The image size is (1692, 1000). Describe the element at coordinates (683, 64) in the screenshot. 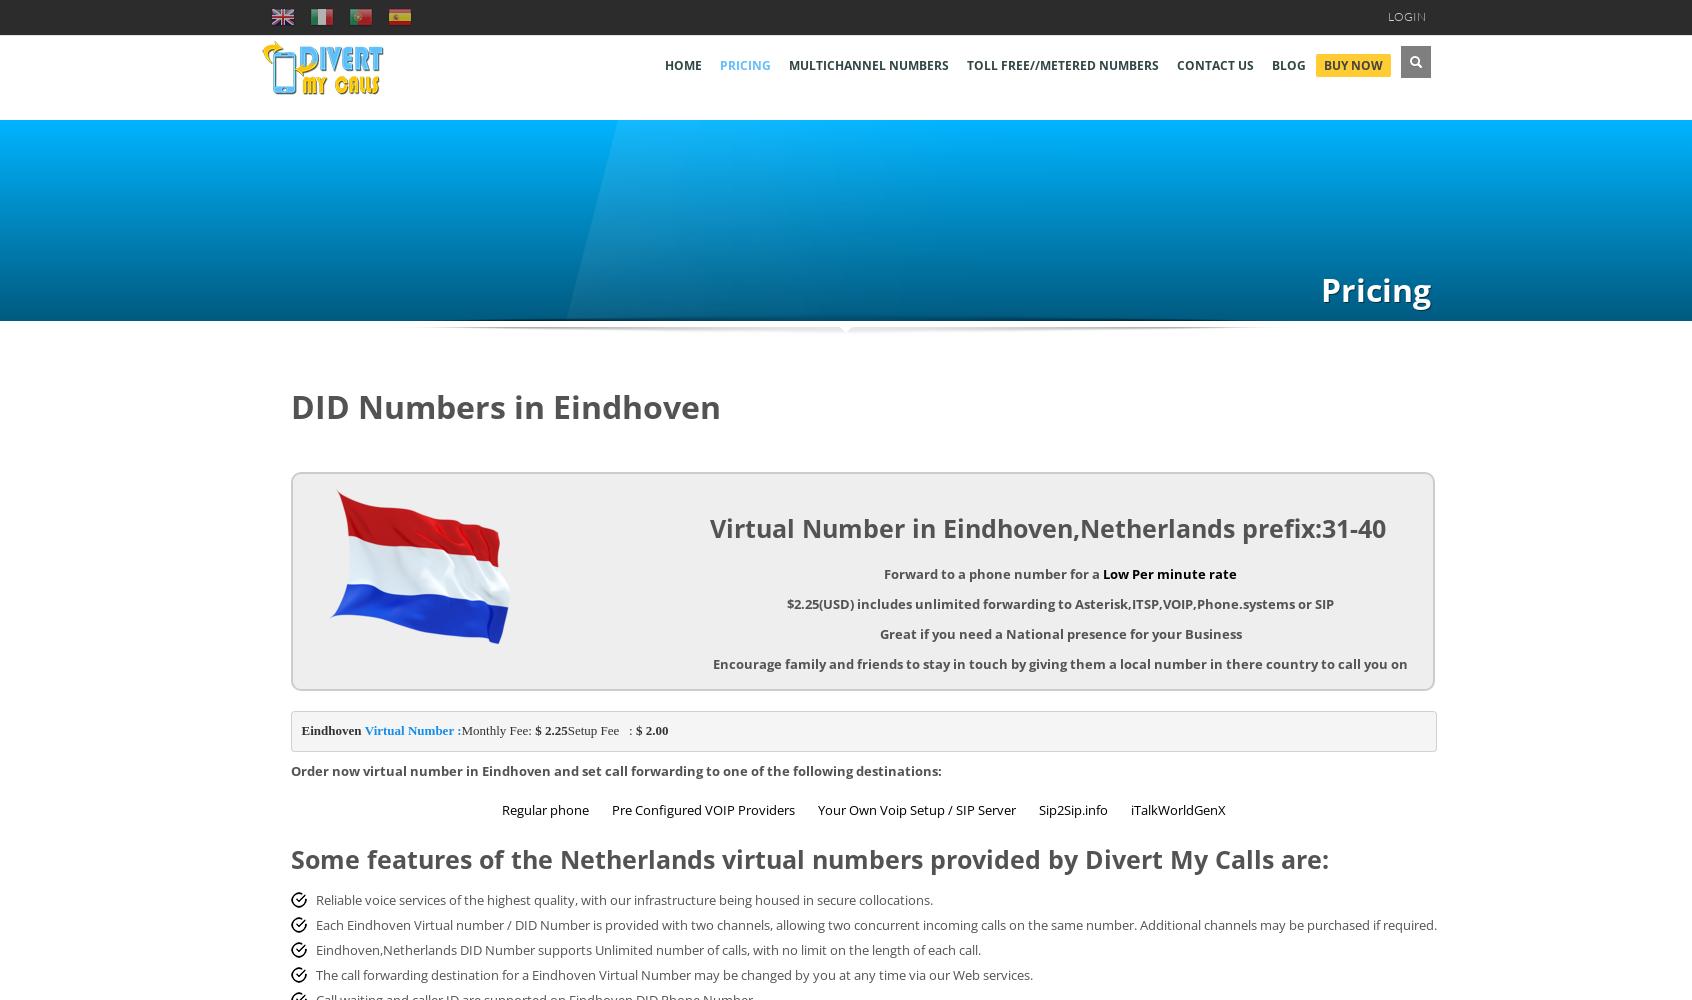

I see `'Home'` at that location.